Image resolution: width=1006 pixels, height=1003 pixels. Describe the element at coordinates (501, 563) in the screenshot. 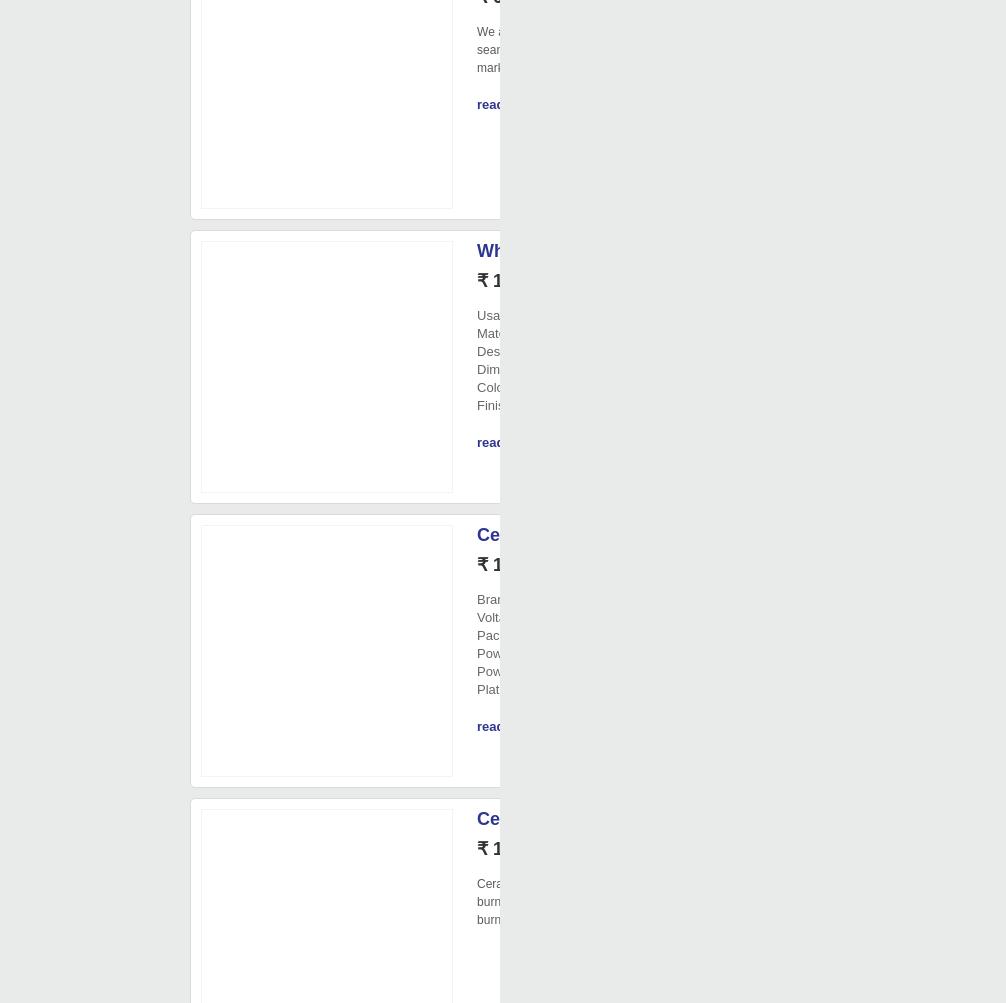

I see `'₹ 199/'` at that location.